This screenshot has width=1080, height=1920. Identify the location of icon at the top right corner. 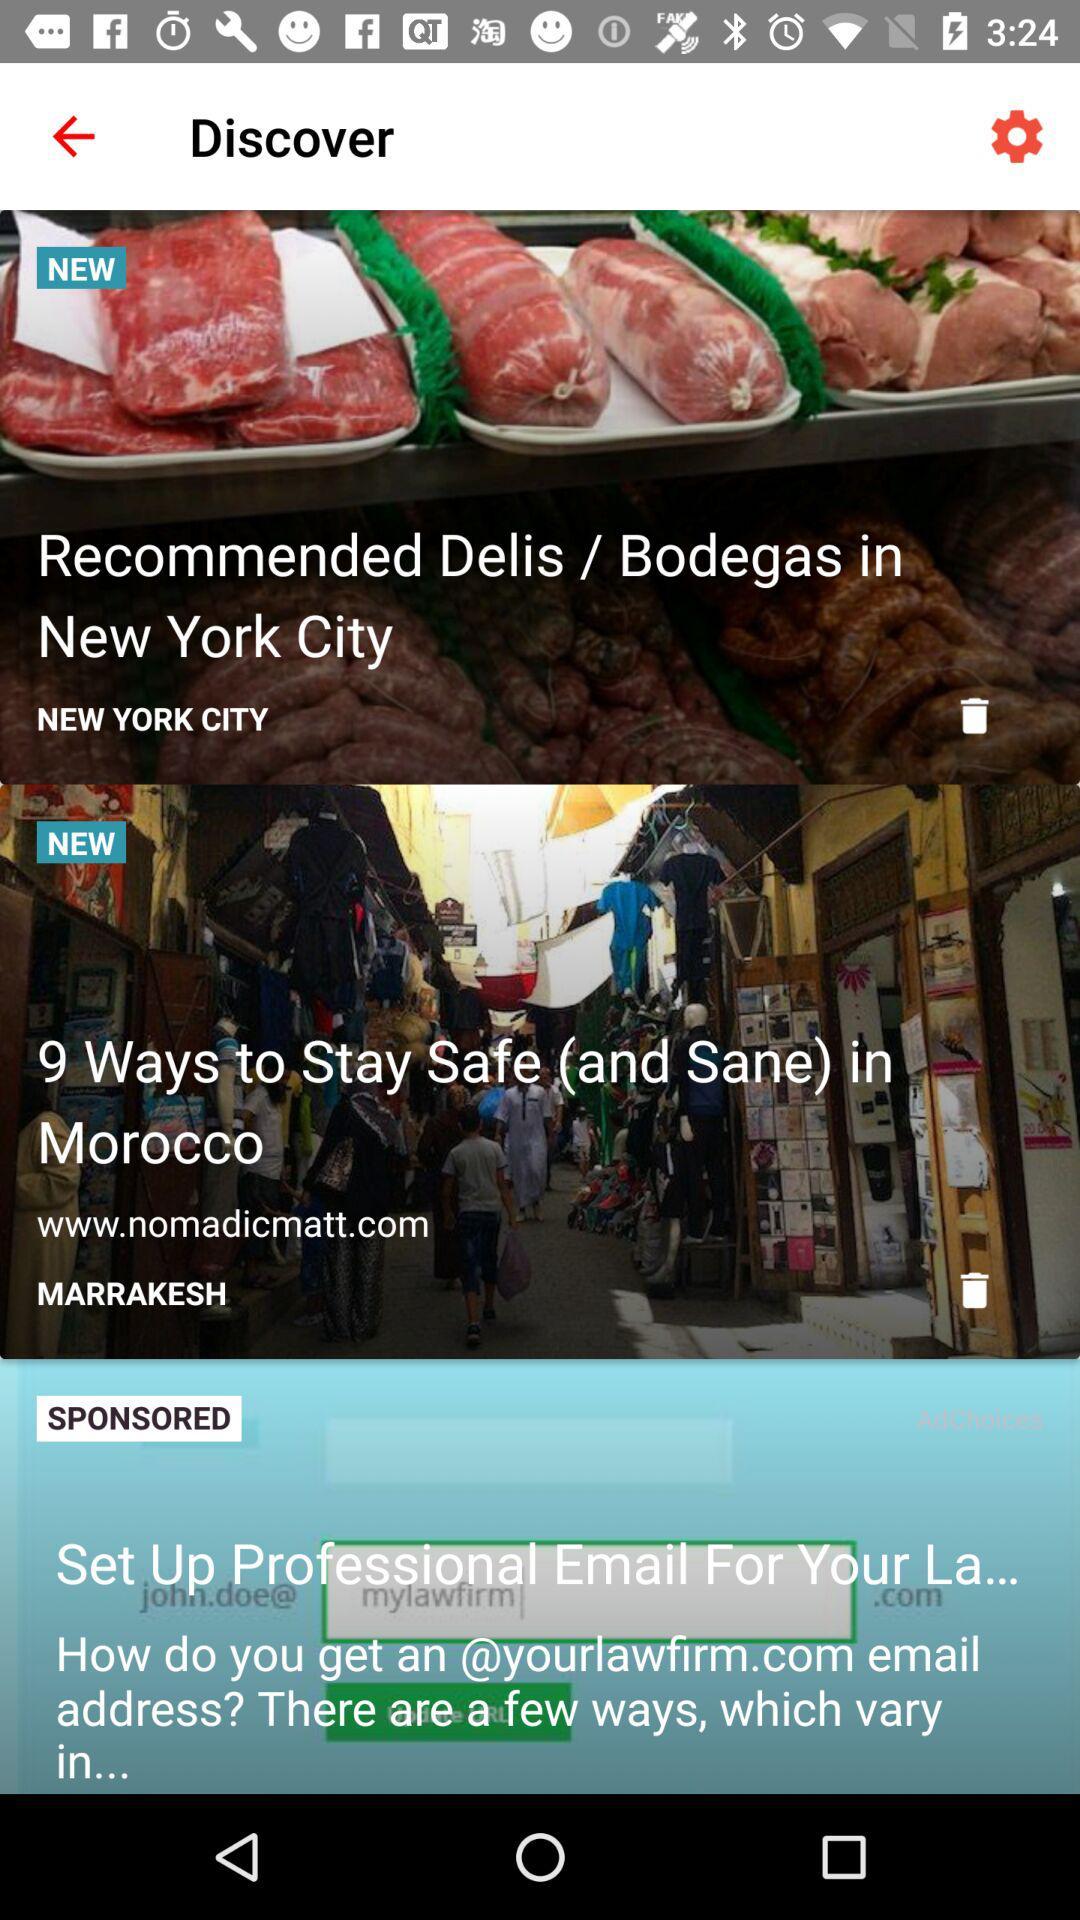
(1017, 135).